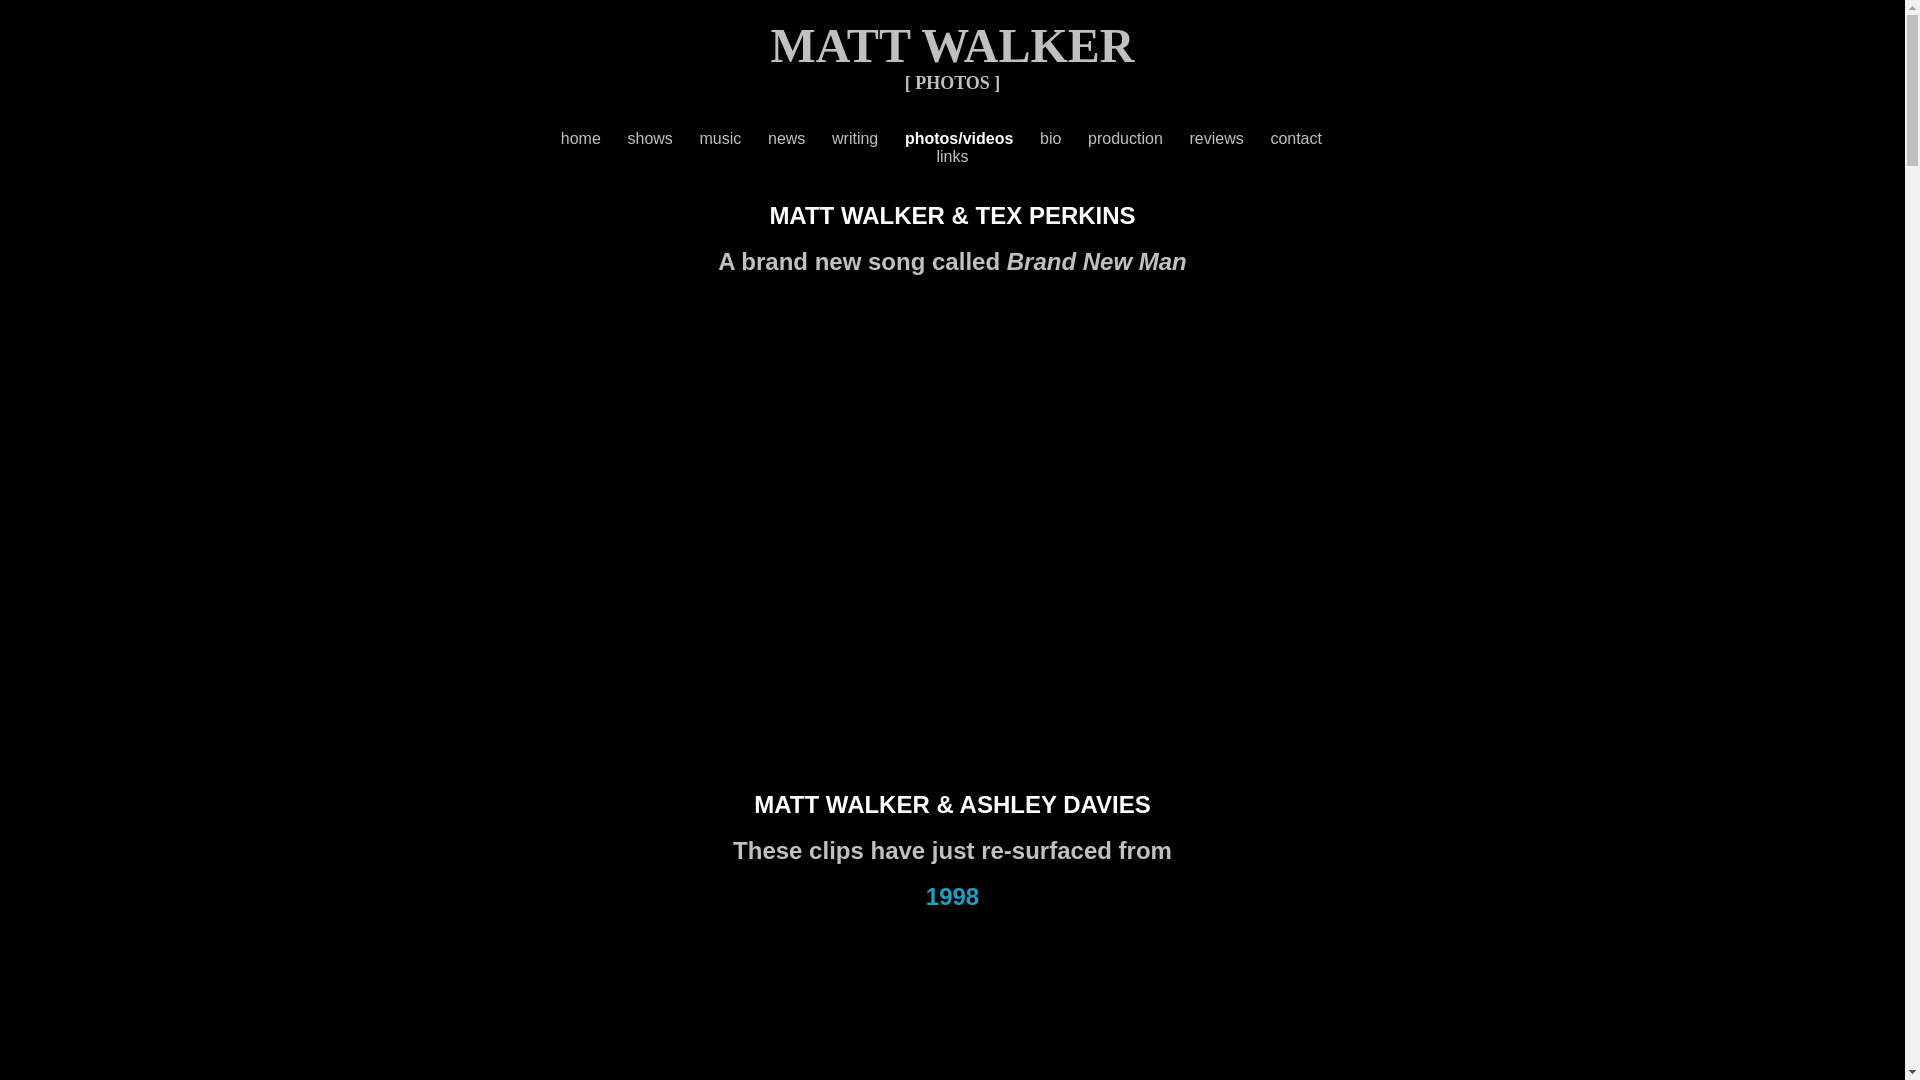 The width and height of the screenshot is (1920, 1080). Describe the element at coordinates (785, 137) in the screenshot. I see `'news'` at that location.